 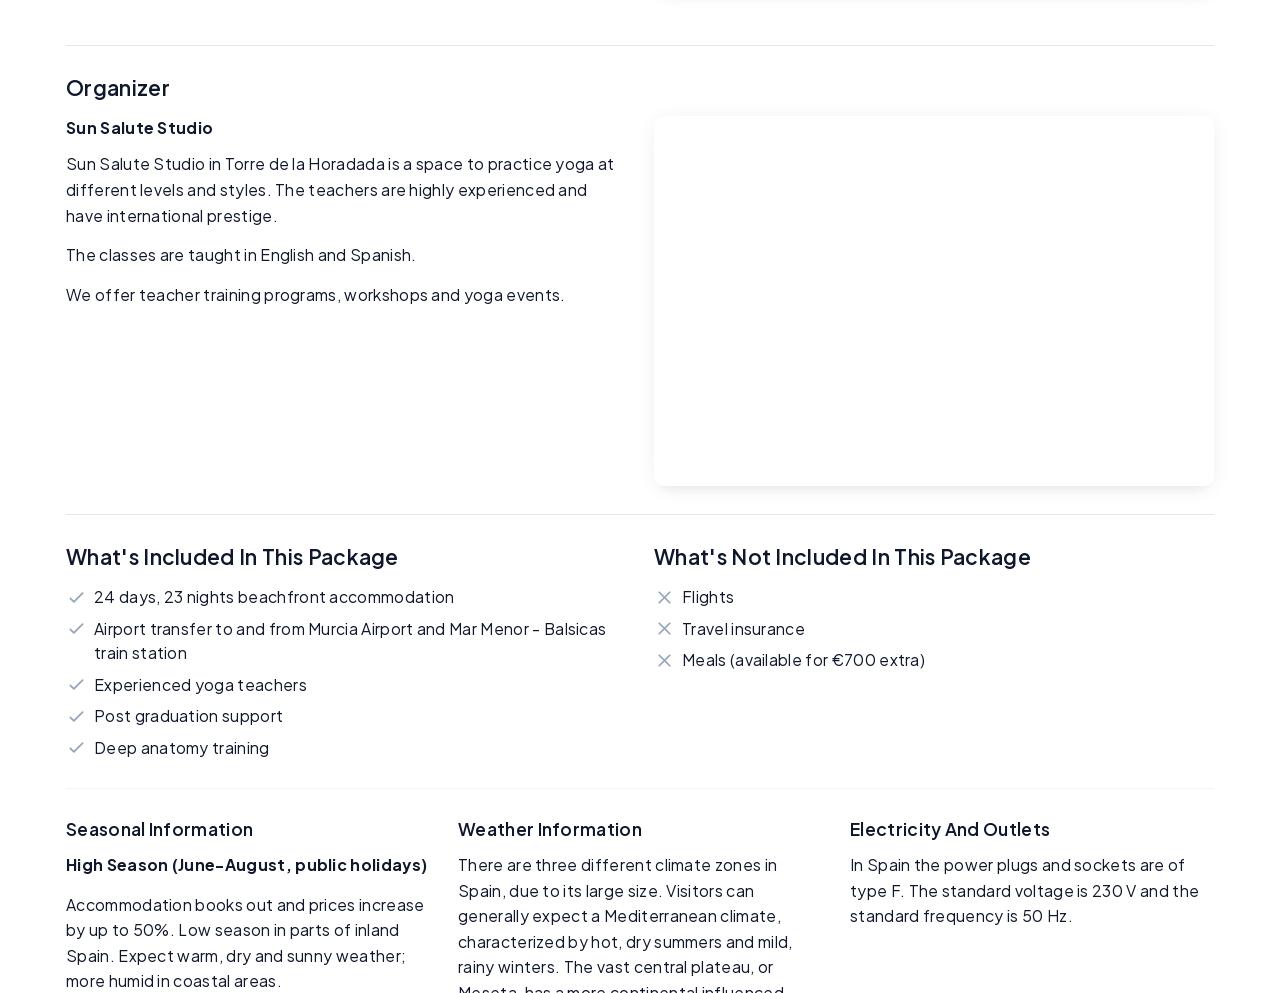 What do you see at coordinates (138, 127) in the screenshot?
I see `'Sun Salute Studio'` at bounding box center [138, 127].